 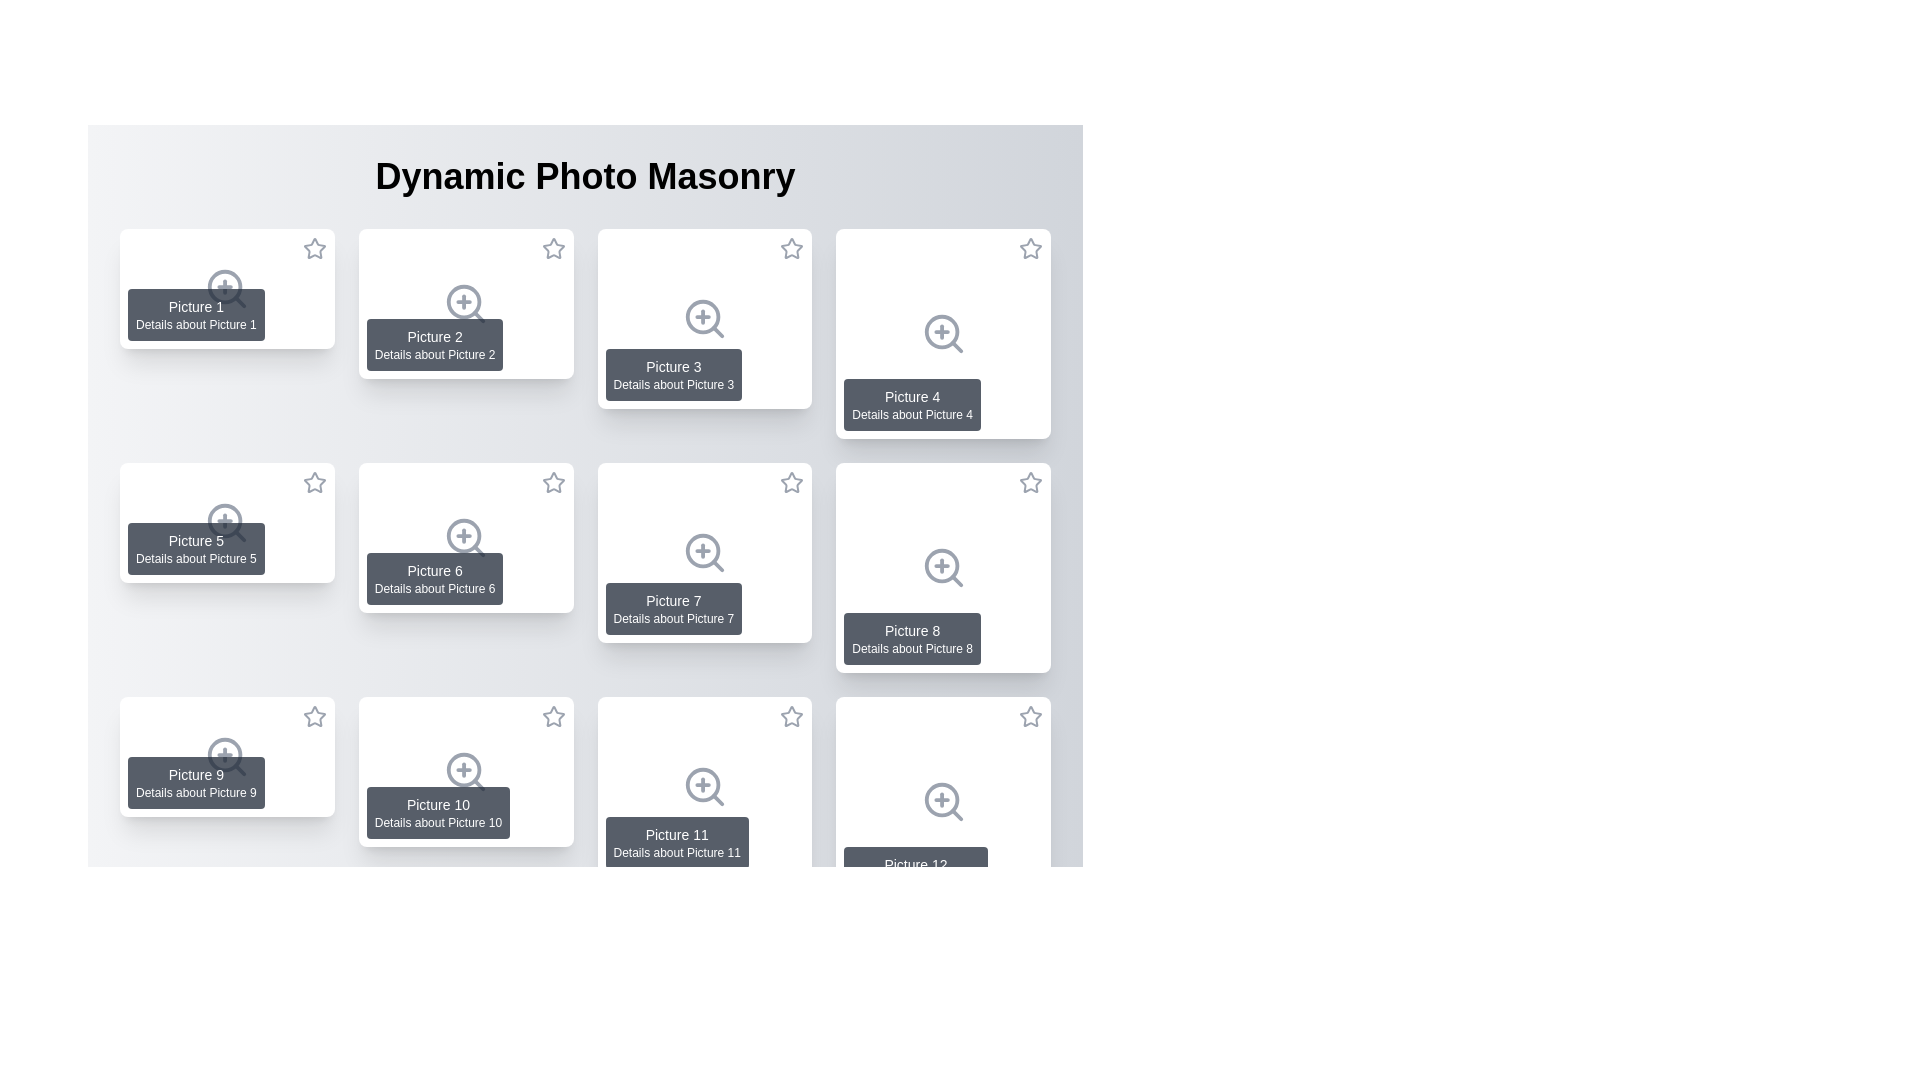 I want to click on the circular icon of the magnifying glass graphic located in the top-right quadrant of the fourth photo card labeled 'Picture 4', so click(x=940, y=331).